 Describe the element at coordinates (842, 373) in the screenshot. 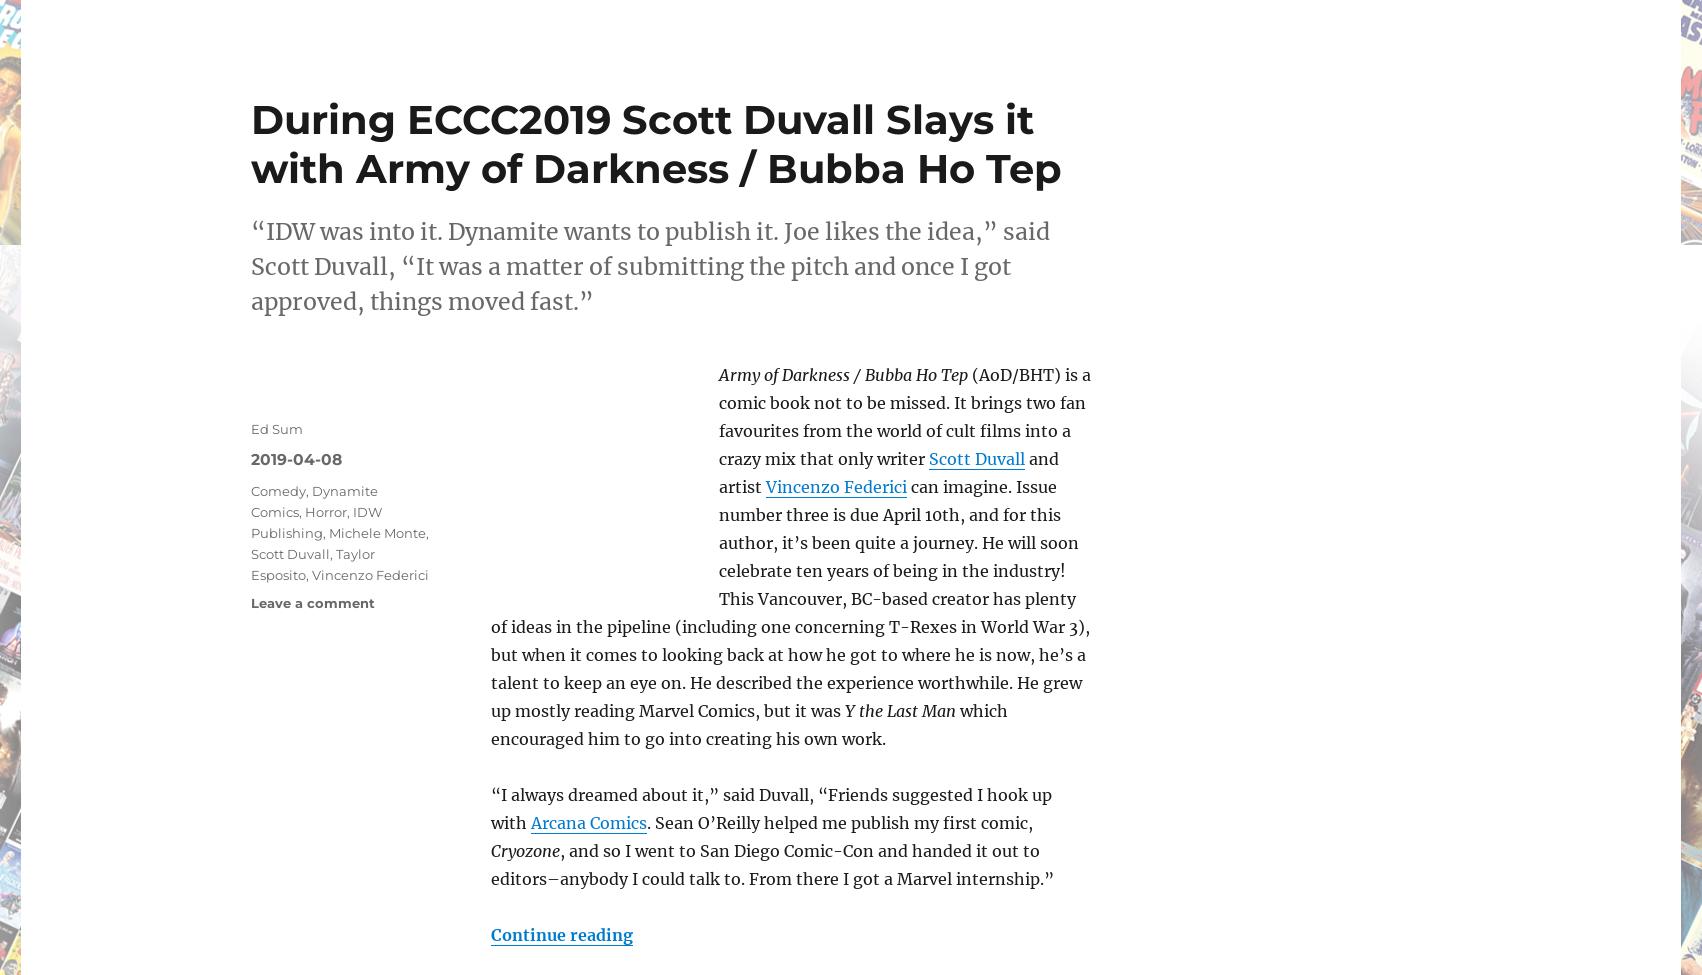

I see `'Army of Darkness / Bubba Ho Tep'` at that location.